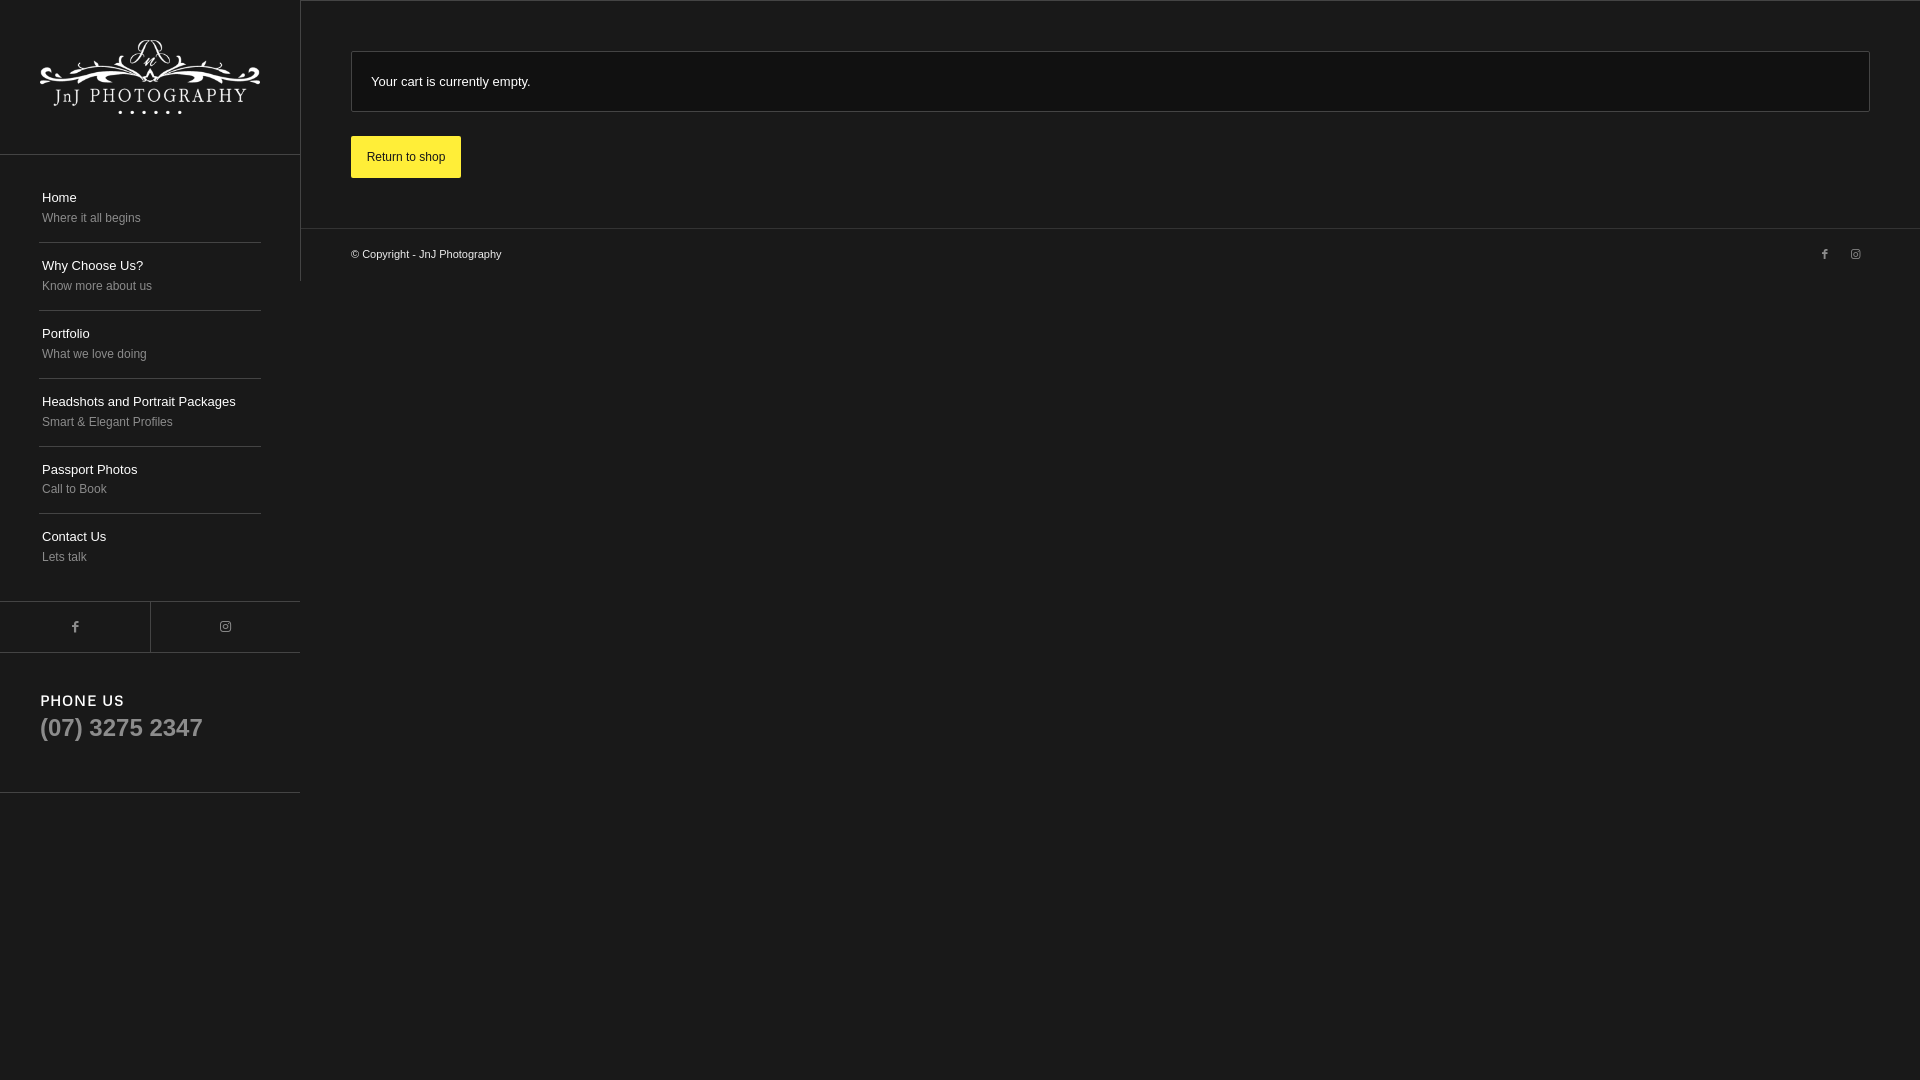  I want to click on 'Passport Photos, so click(148, 481).